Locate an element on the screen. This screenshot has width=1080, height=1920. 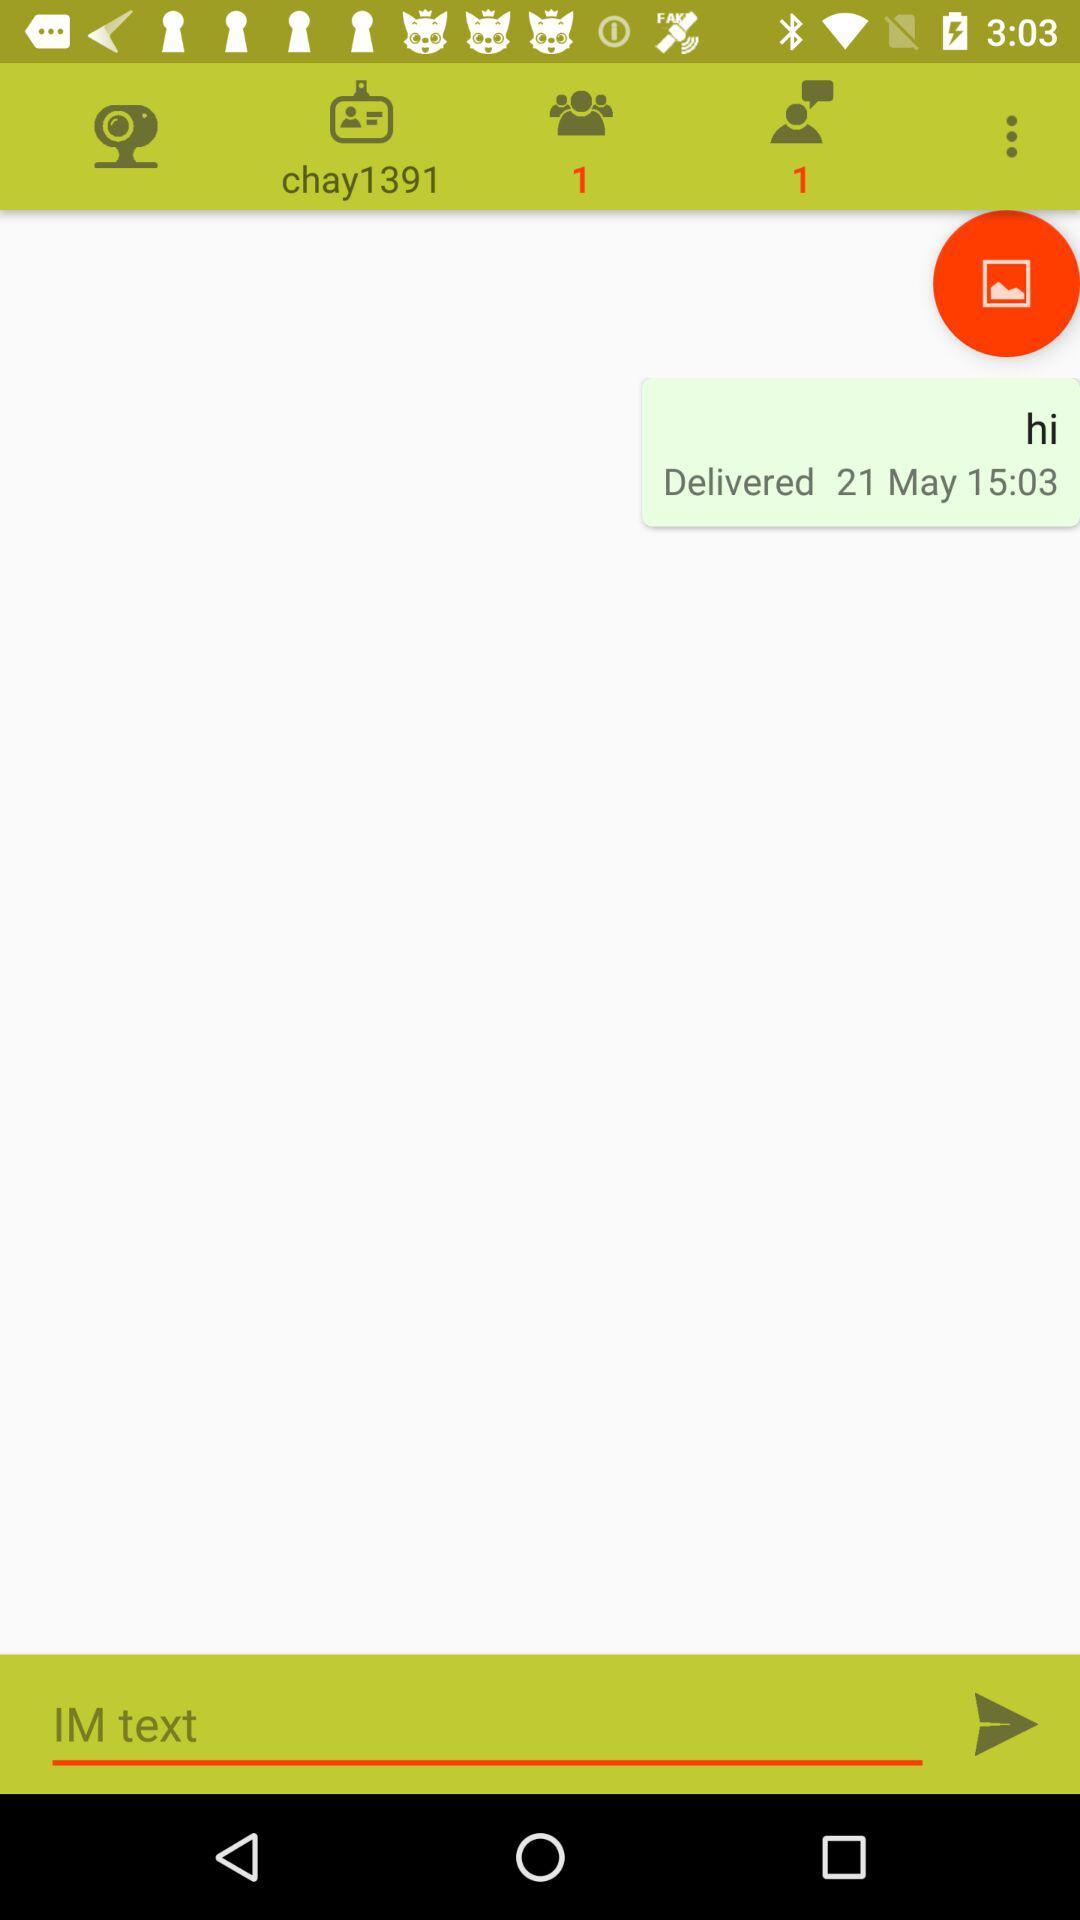
message is located at coordinates (487, 1723).